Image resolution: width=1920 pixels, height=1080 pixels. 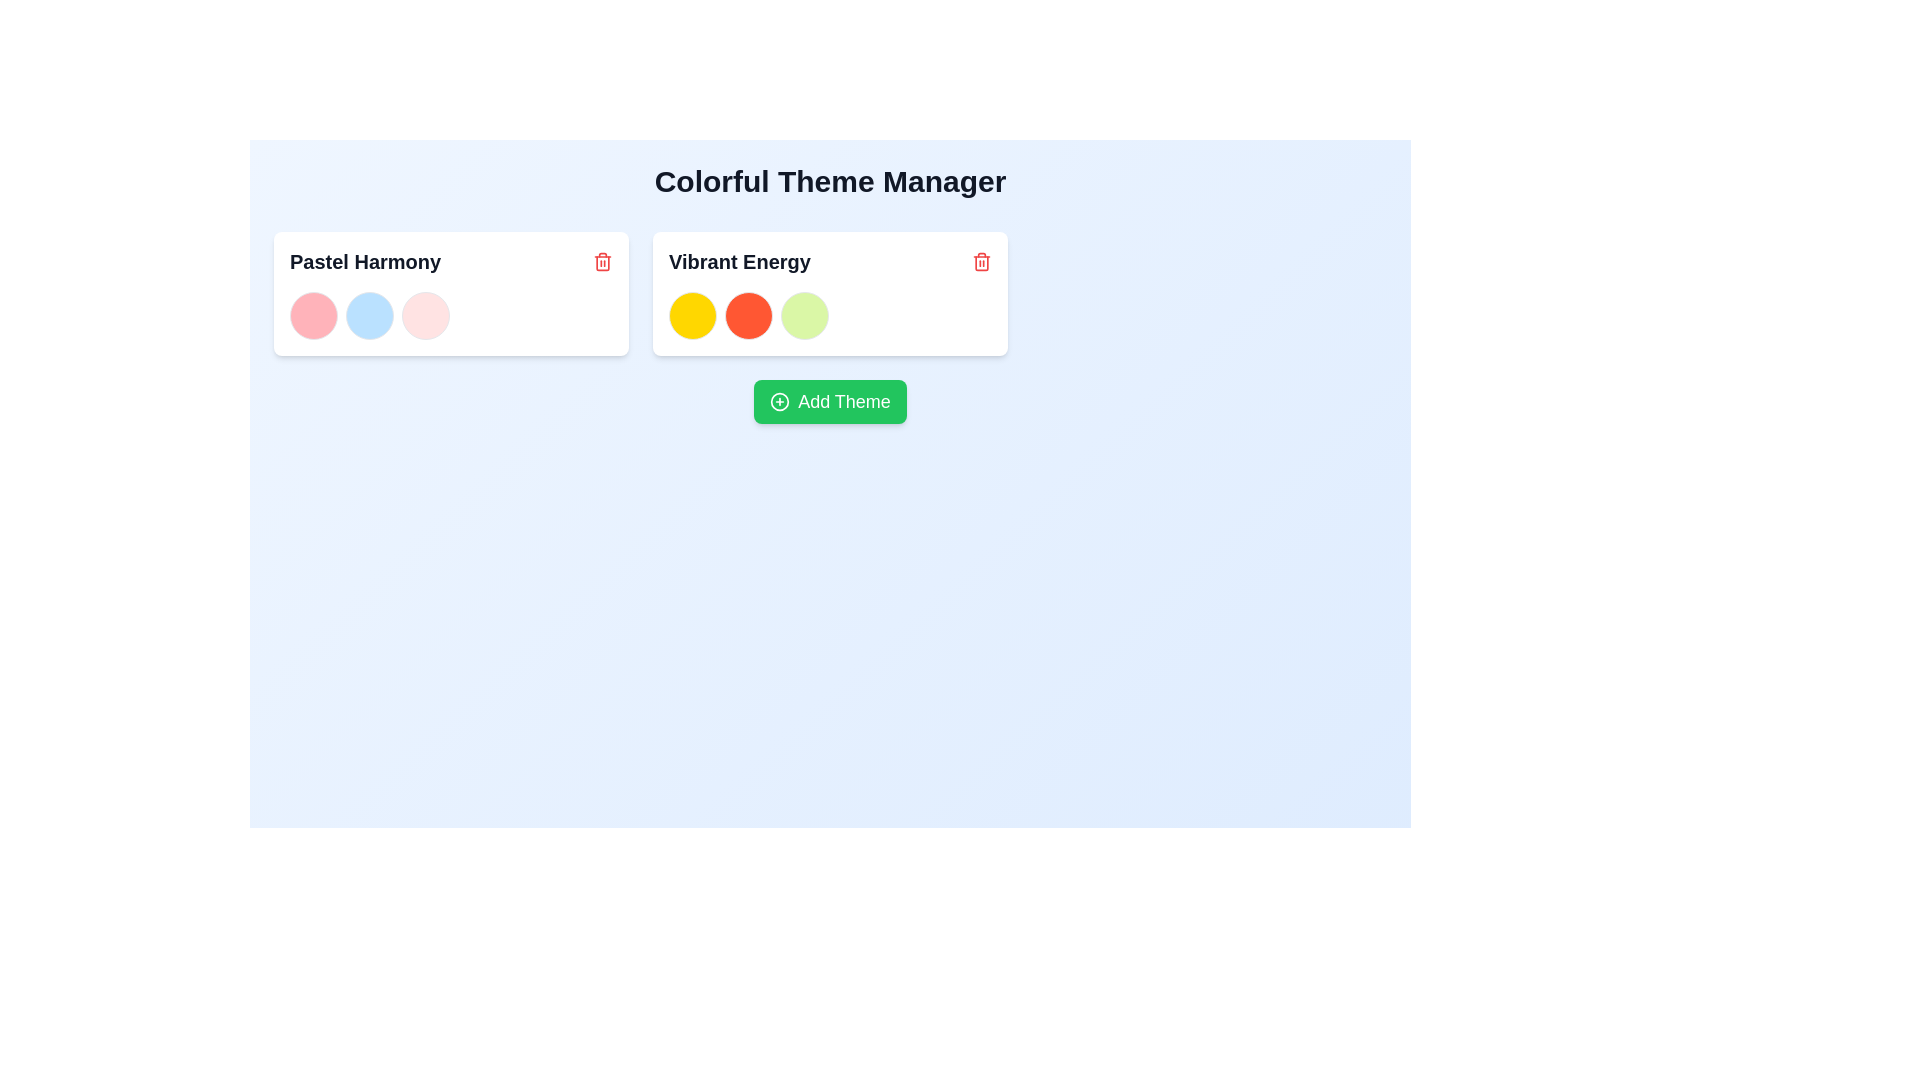 What do you see at coordinates (805, 315) in the screenshot?
I see `the third circle in the group of three circles within the 'Vibrant Energy' card, which acts as a visual decoration or theme indicator` at bounding box center [805, 315].